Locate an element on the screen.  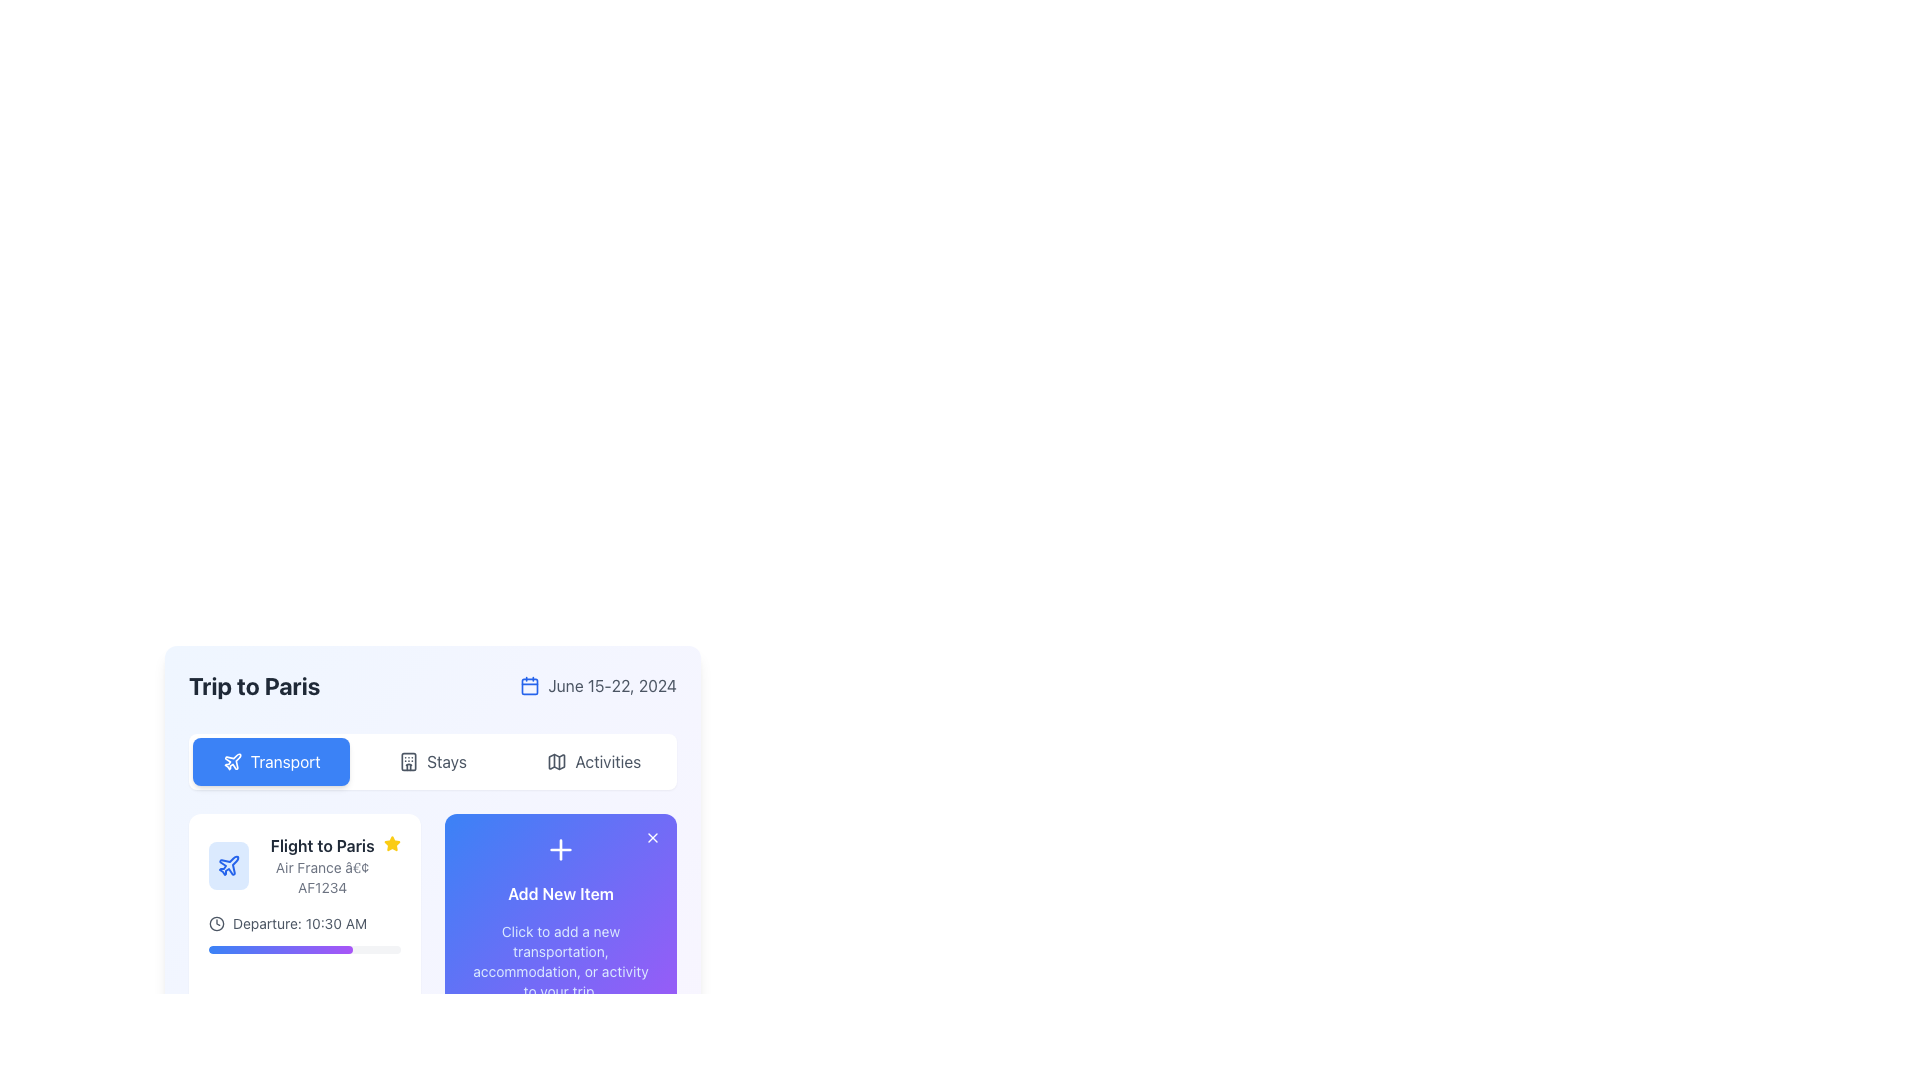
the clock-shaped icon located on the left side of the text 'Departure: 10:30 AM' in the transport card section of the trip planner interface is located at coordinates (216, 924).